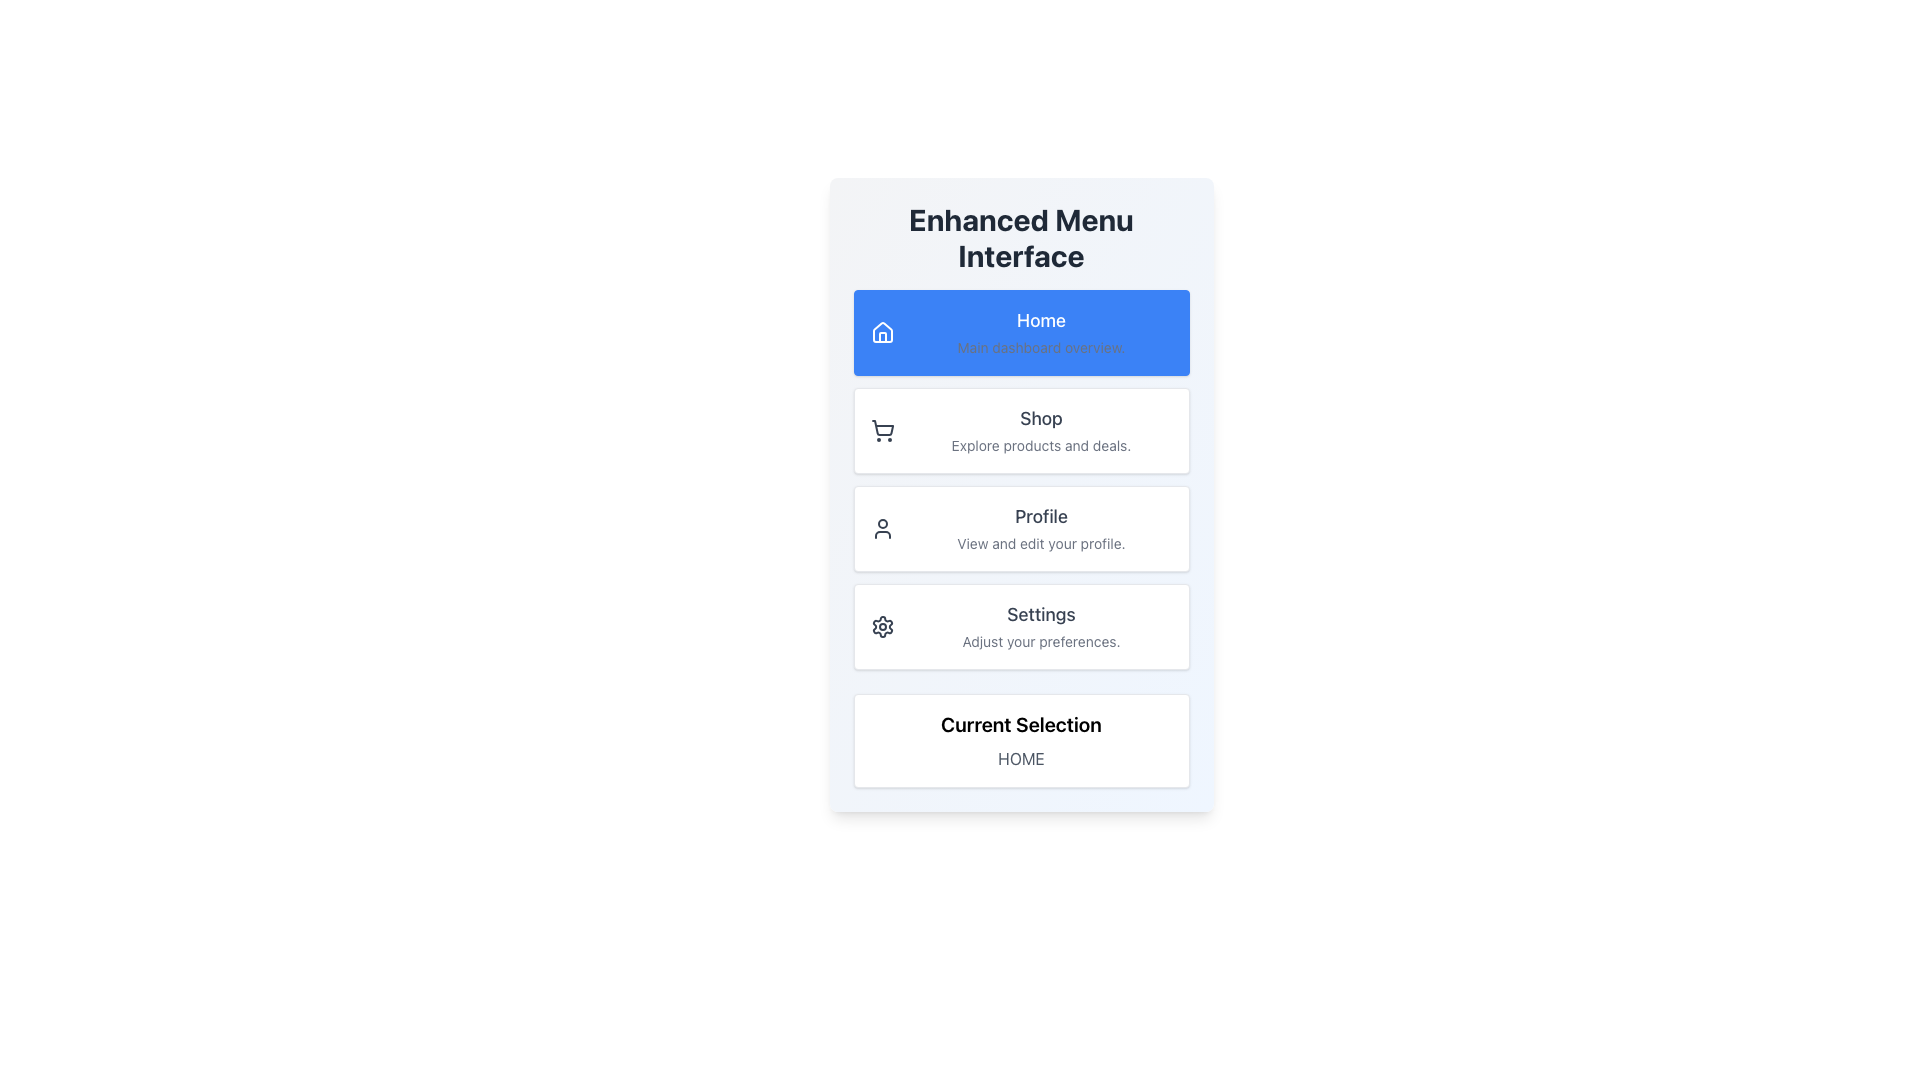 This screenshot has width=1920, height=1080. I want to click on the icon that resembles a stylized house outline with a roof and a door, which is located within the blue button labeled 'Home', so click(881, 331).